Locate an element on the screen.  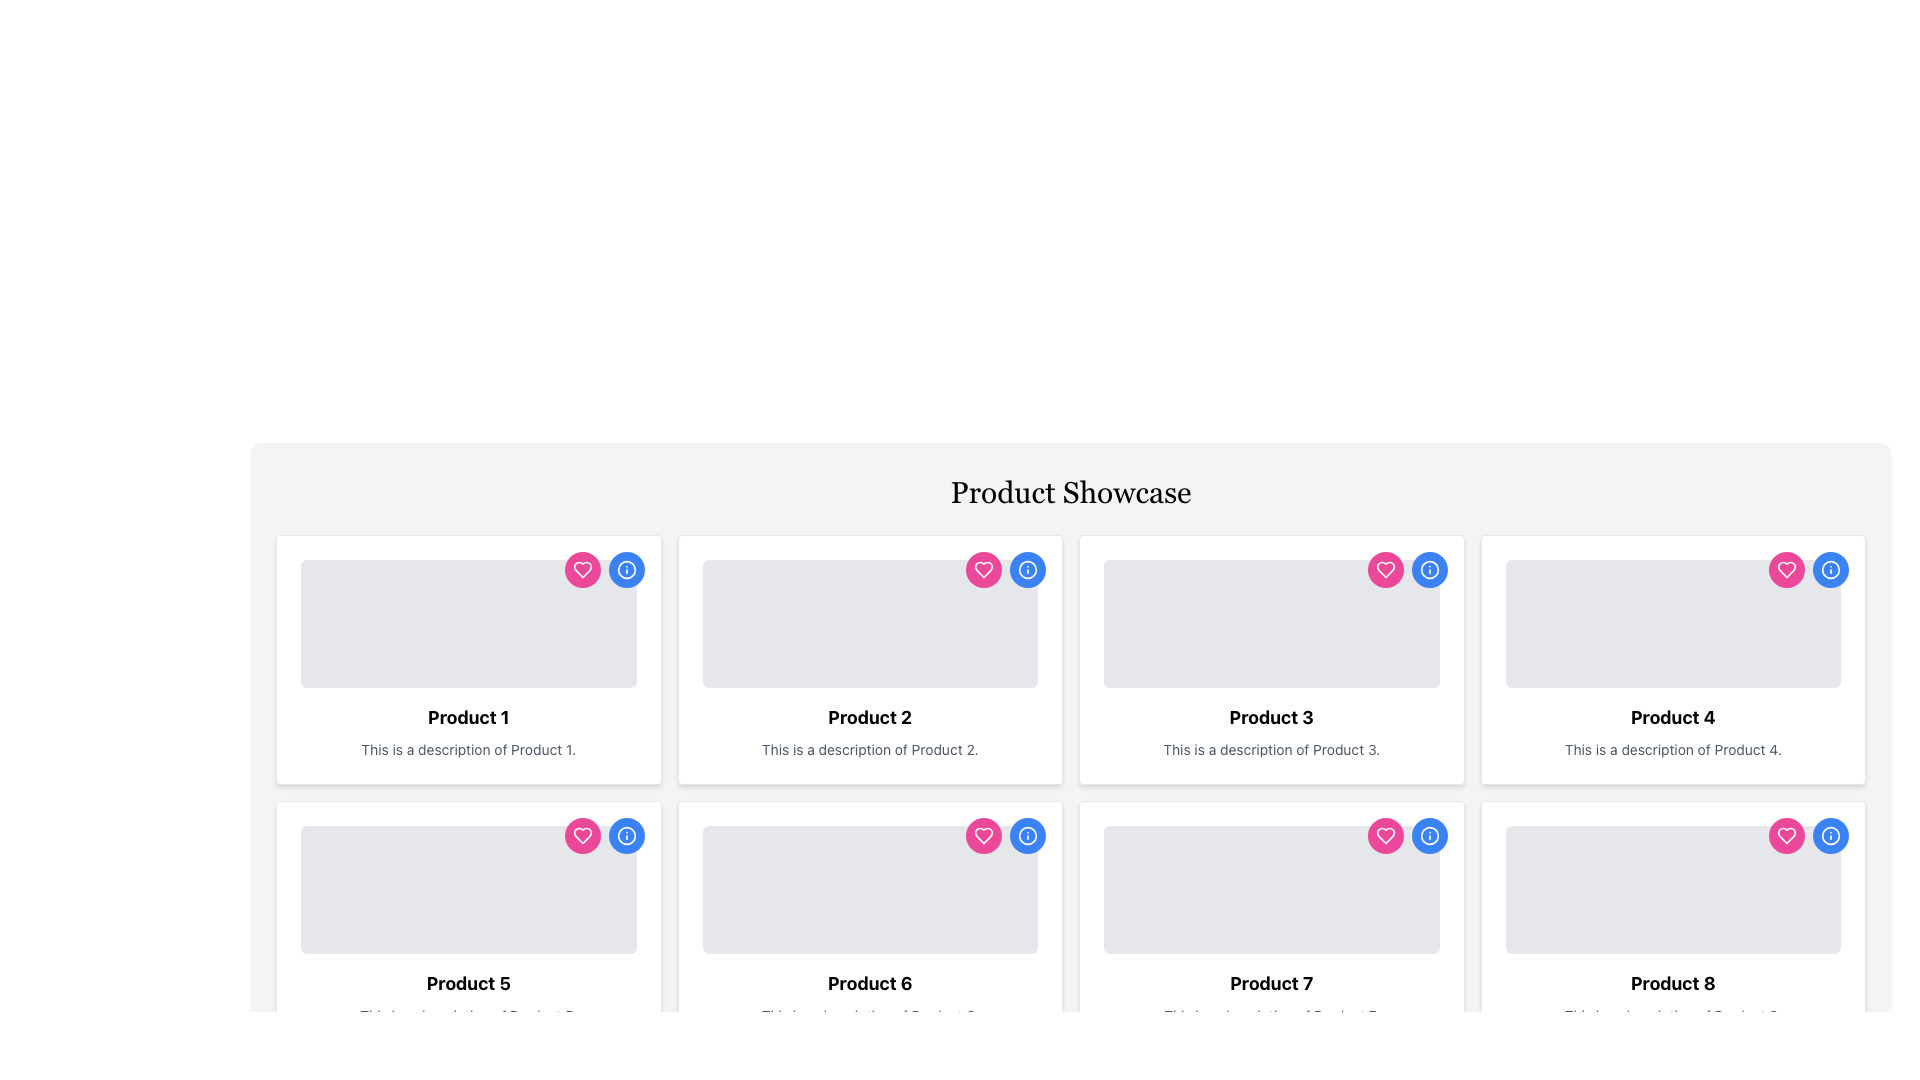
the like or favorite icon located in the top-right corner of the product card in the first column of the second row to mark the product as liked is located at coordinates (581, 836).